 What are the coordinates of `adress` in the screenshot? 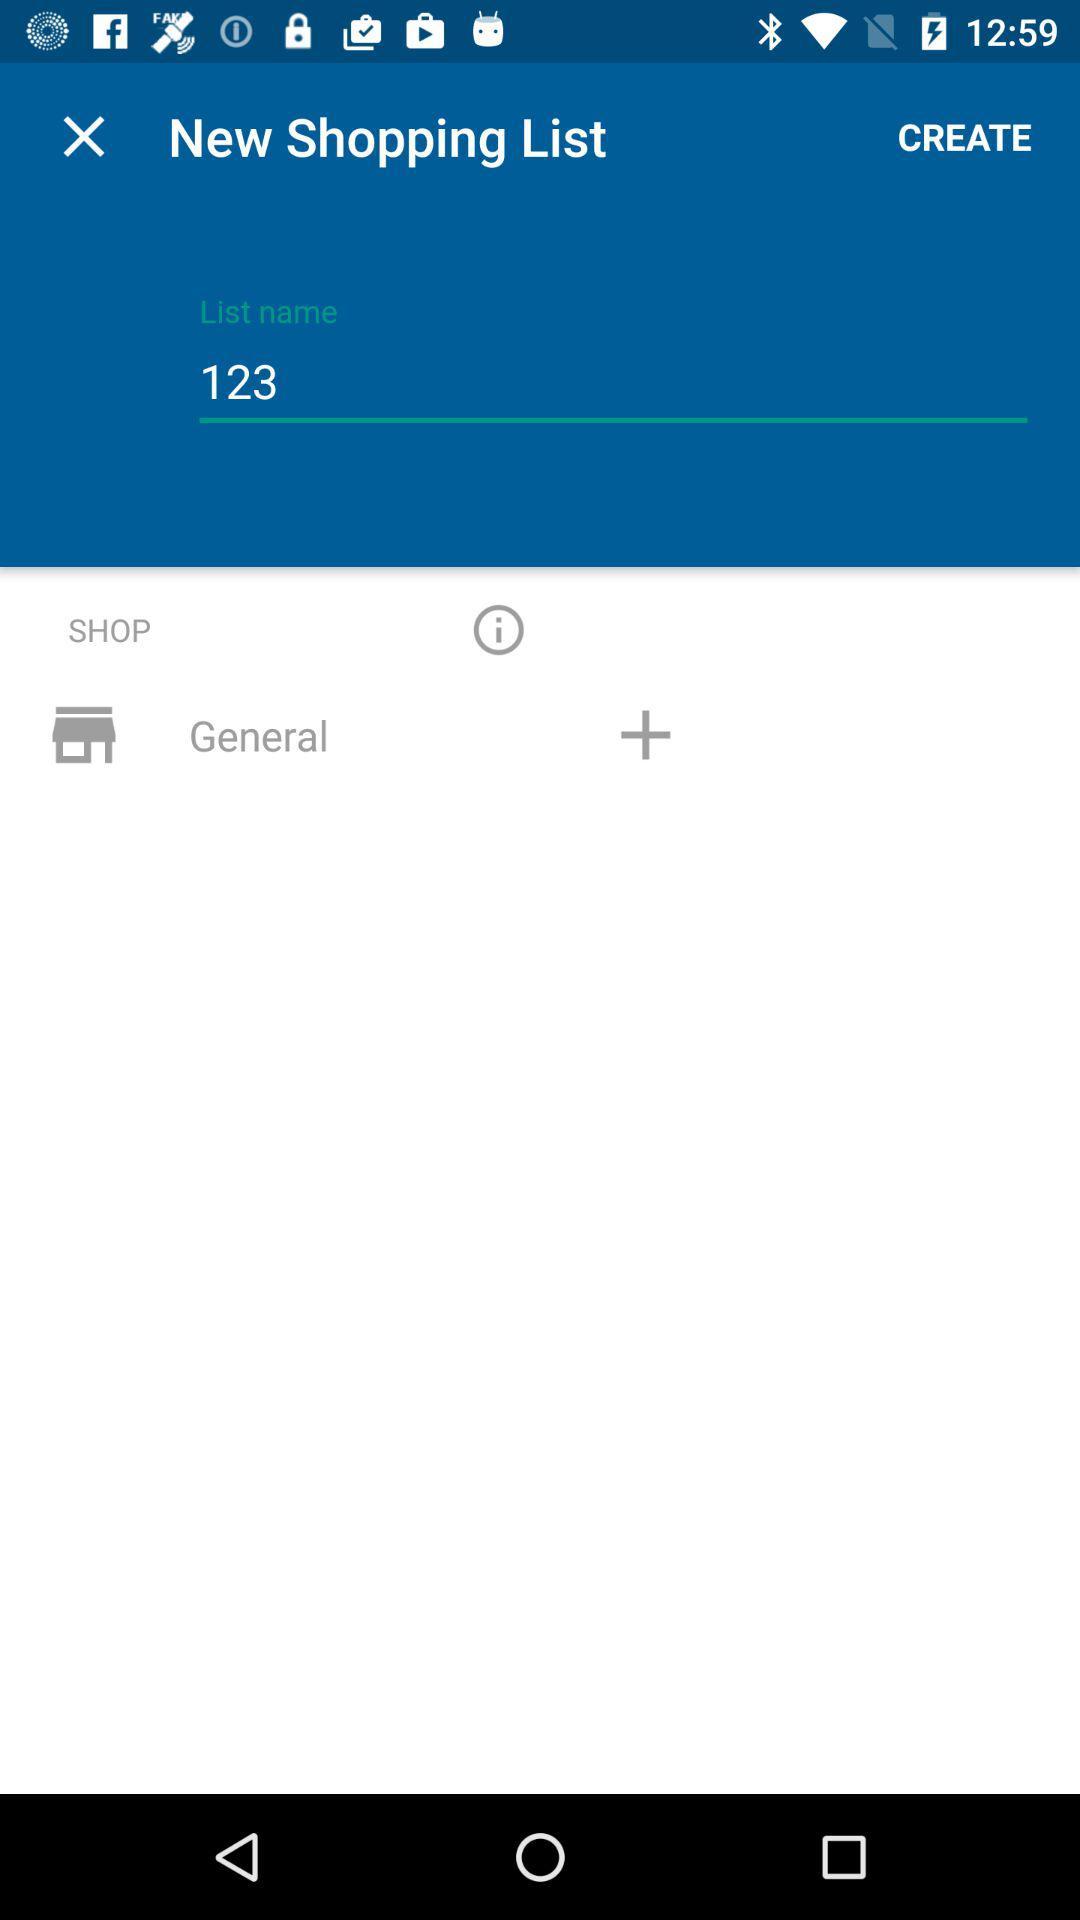 It's located at (645, 733).